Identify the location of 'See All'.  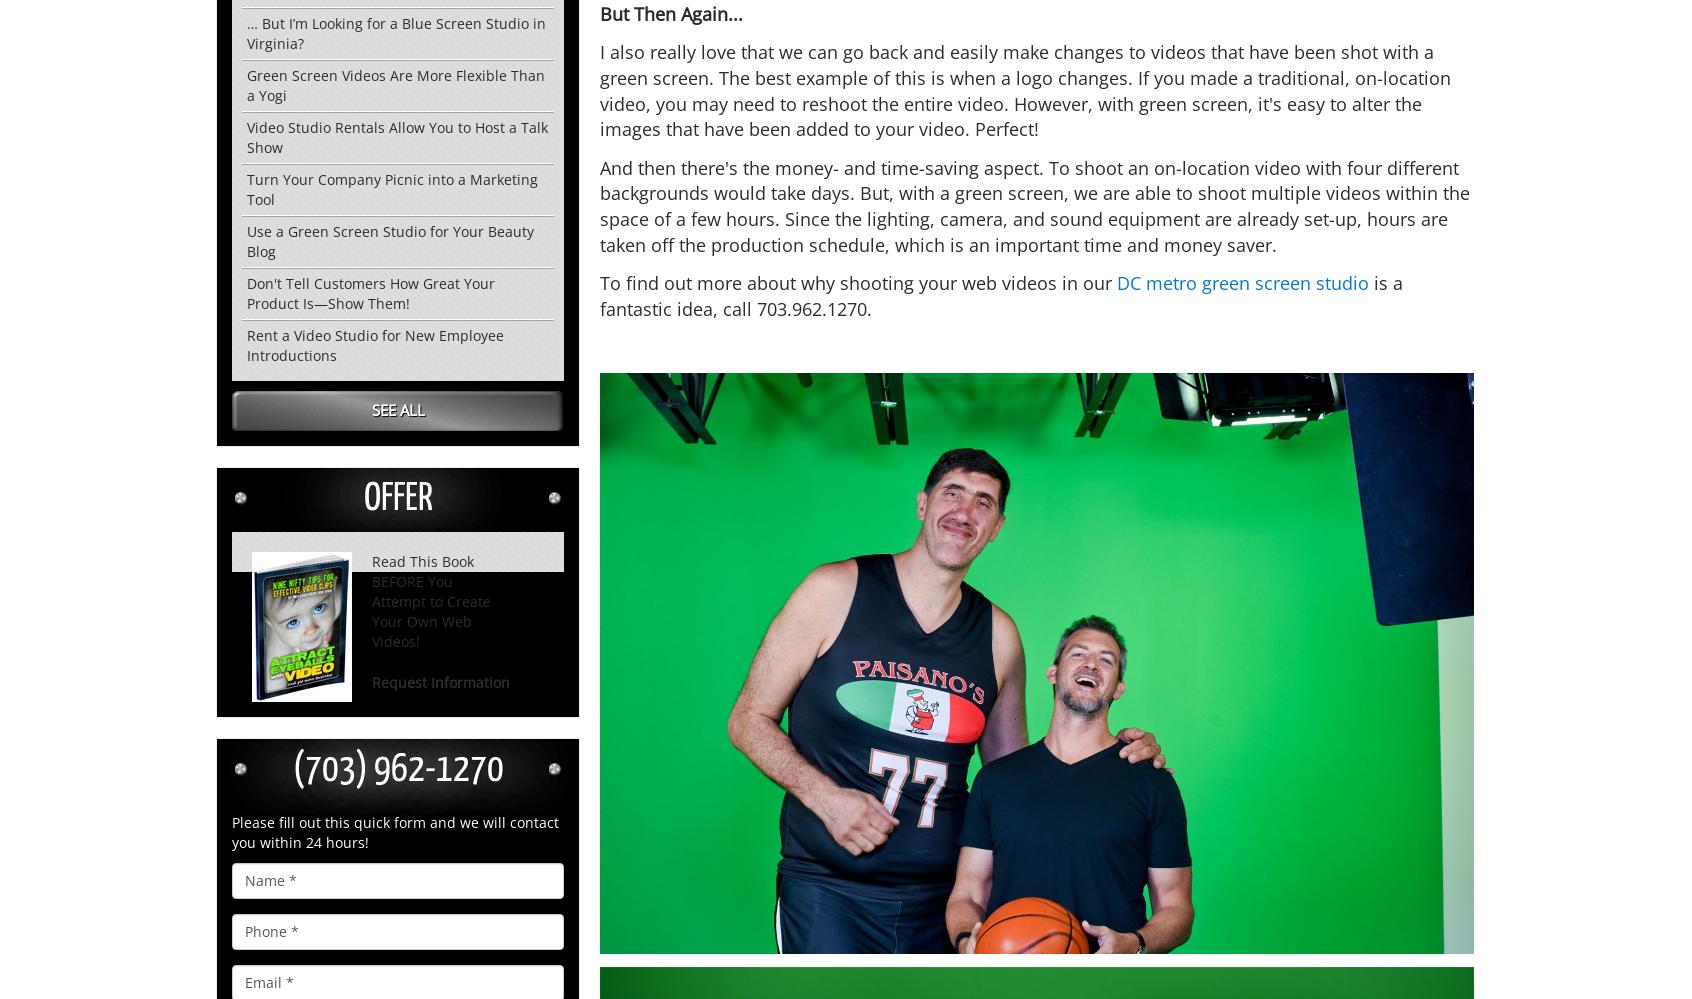
(371, 407).